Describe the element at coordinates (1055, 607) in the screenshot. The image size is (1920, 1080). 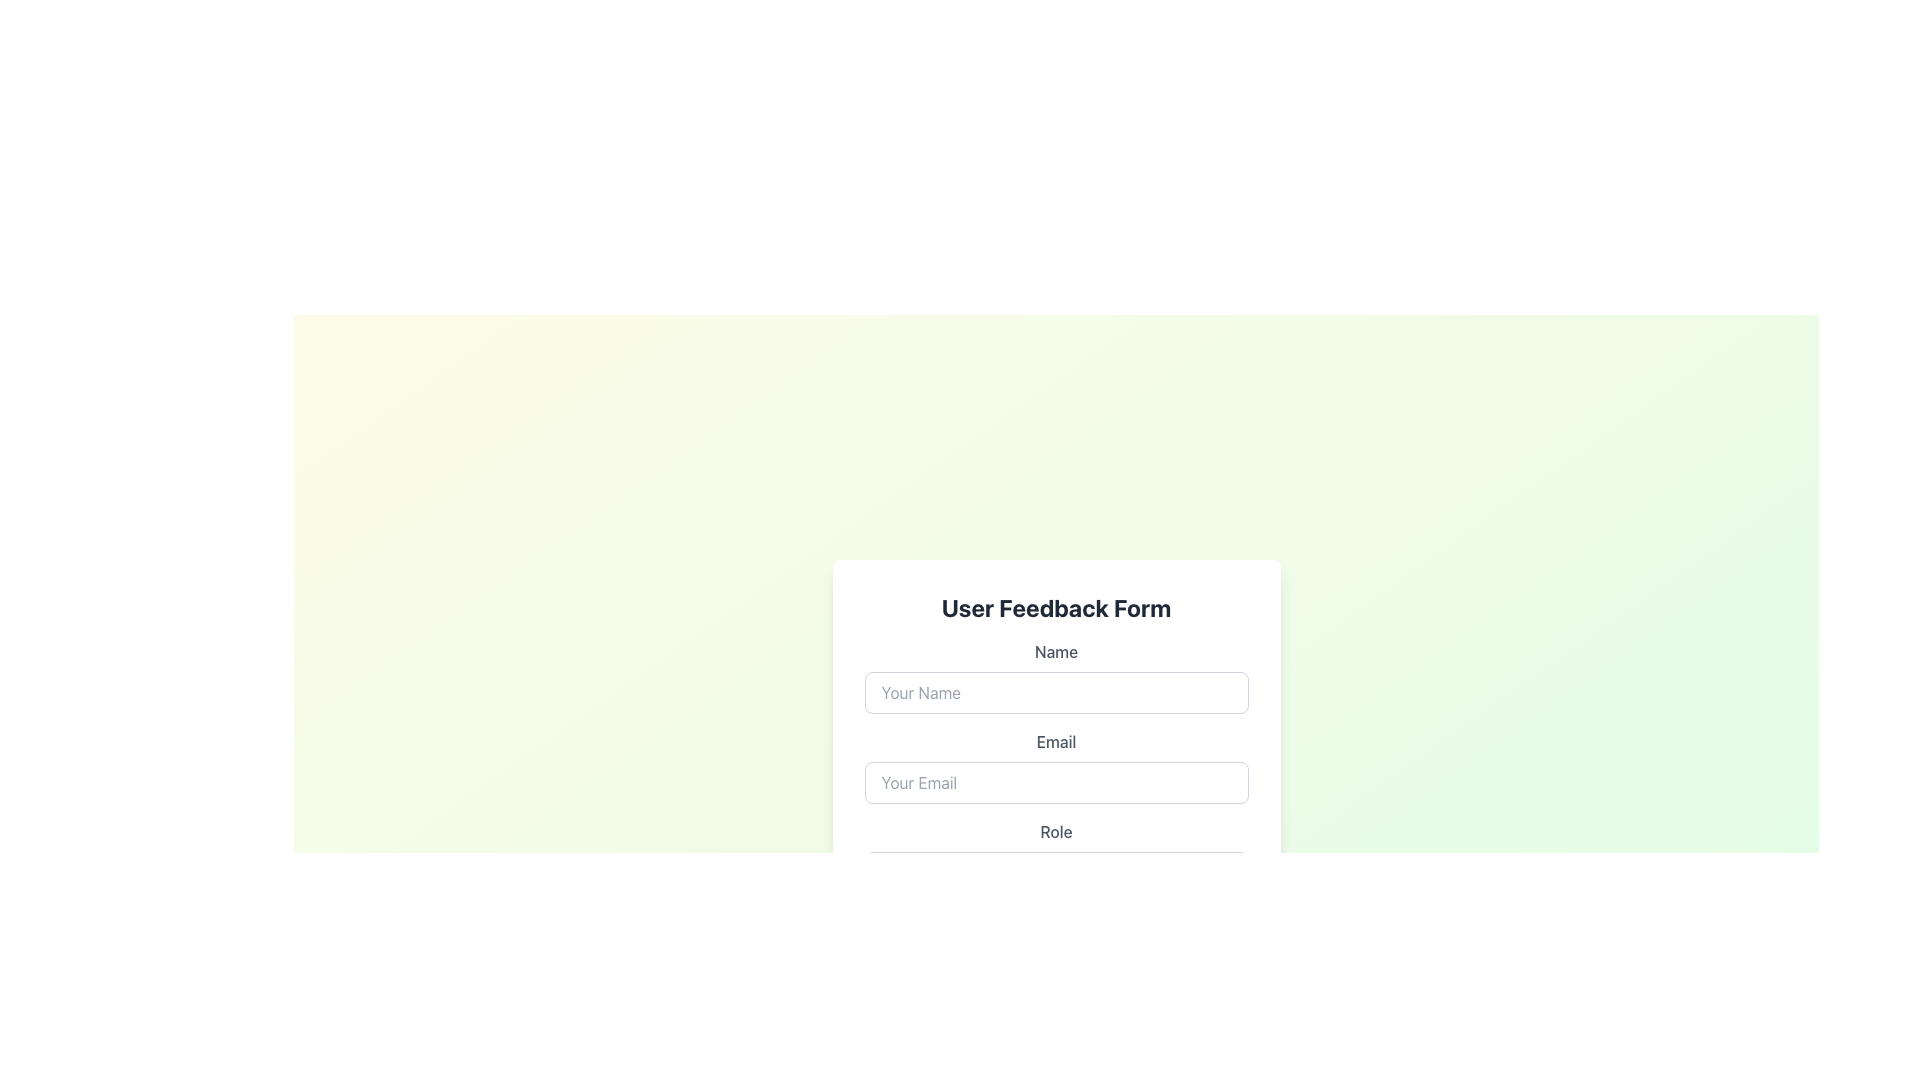
I see `the text element that serves as the header for the feedback form, positioned at the topmost part of the vertically stacked component` at that location.